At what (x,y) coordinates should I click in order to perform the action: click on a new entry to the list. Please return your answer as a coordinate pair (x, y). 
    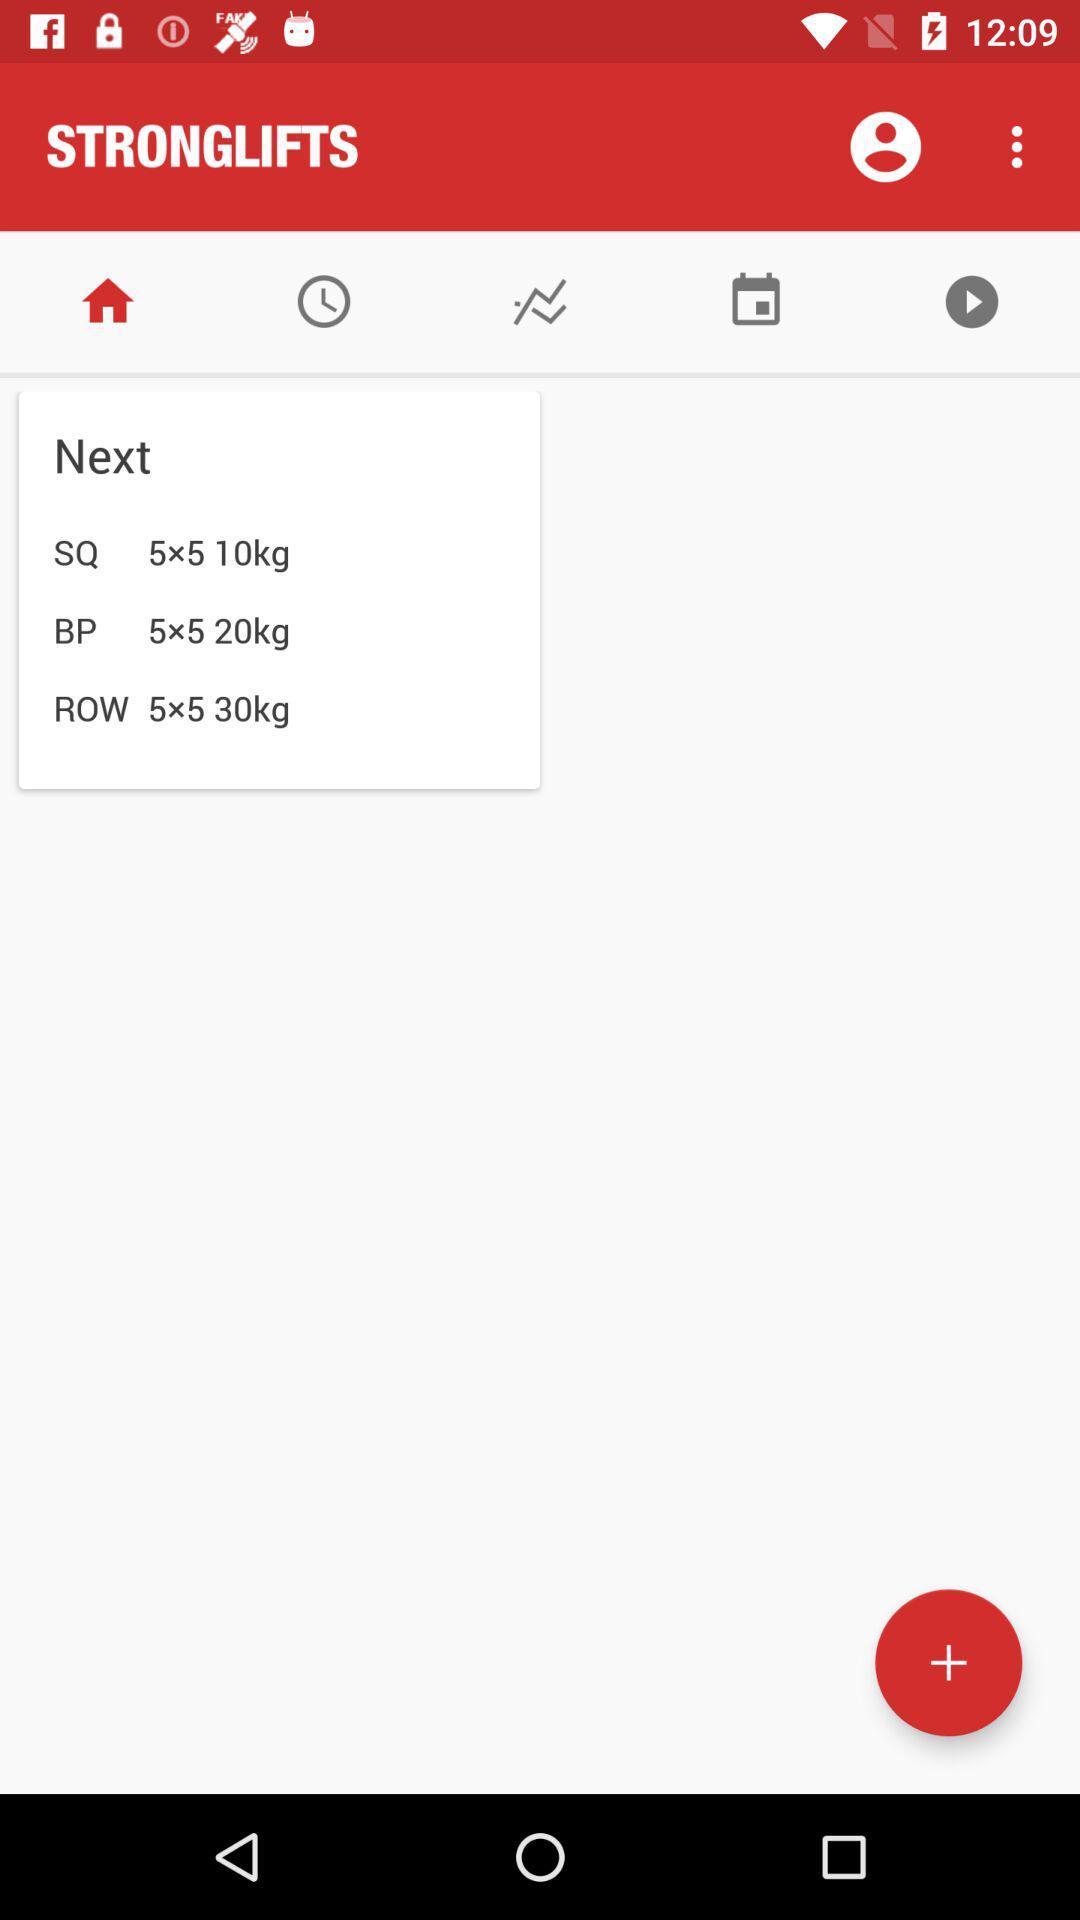
    Looking at the image, I should click on (947, 1662).